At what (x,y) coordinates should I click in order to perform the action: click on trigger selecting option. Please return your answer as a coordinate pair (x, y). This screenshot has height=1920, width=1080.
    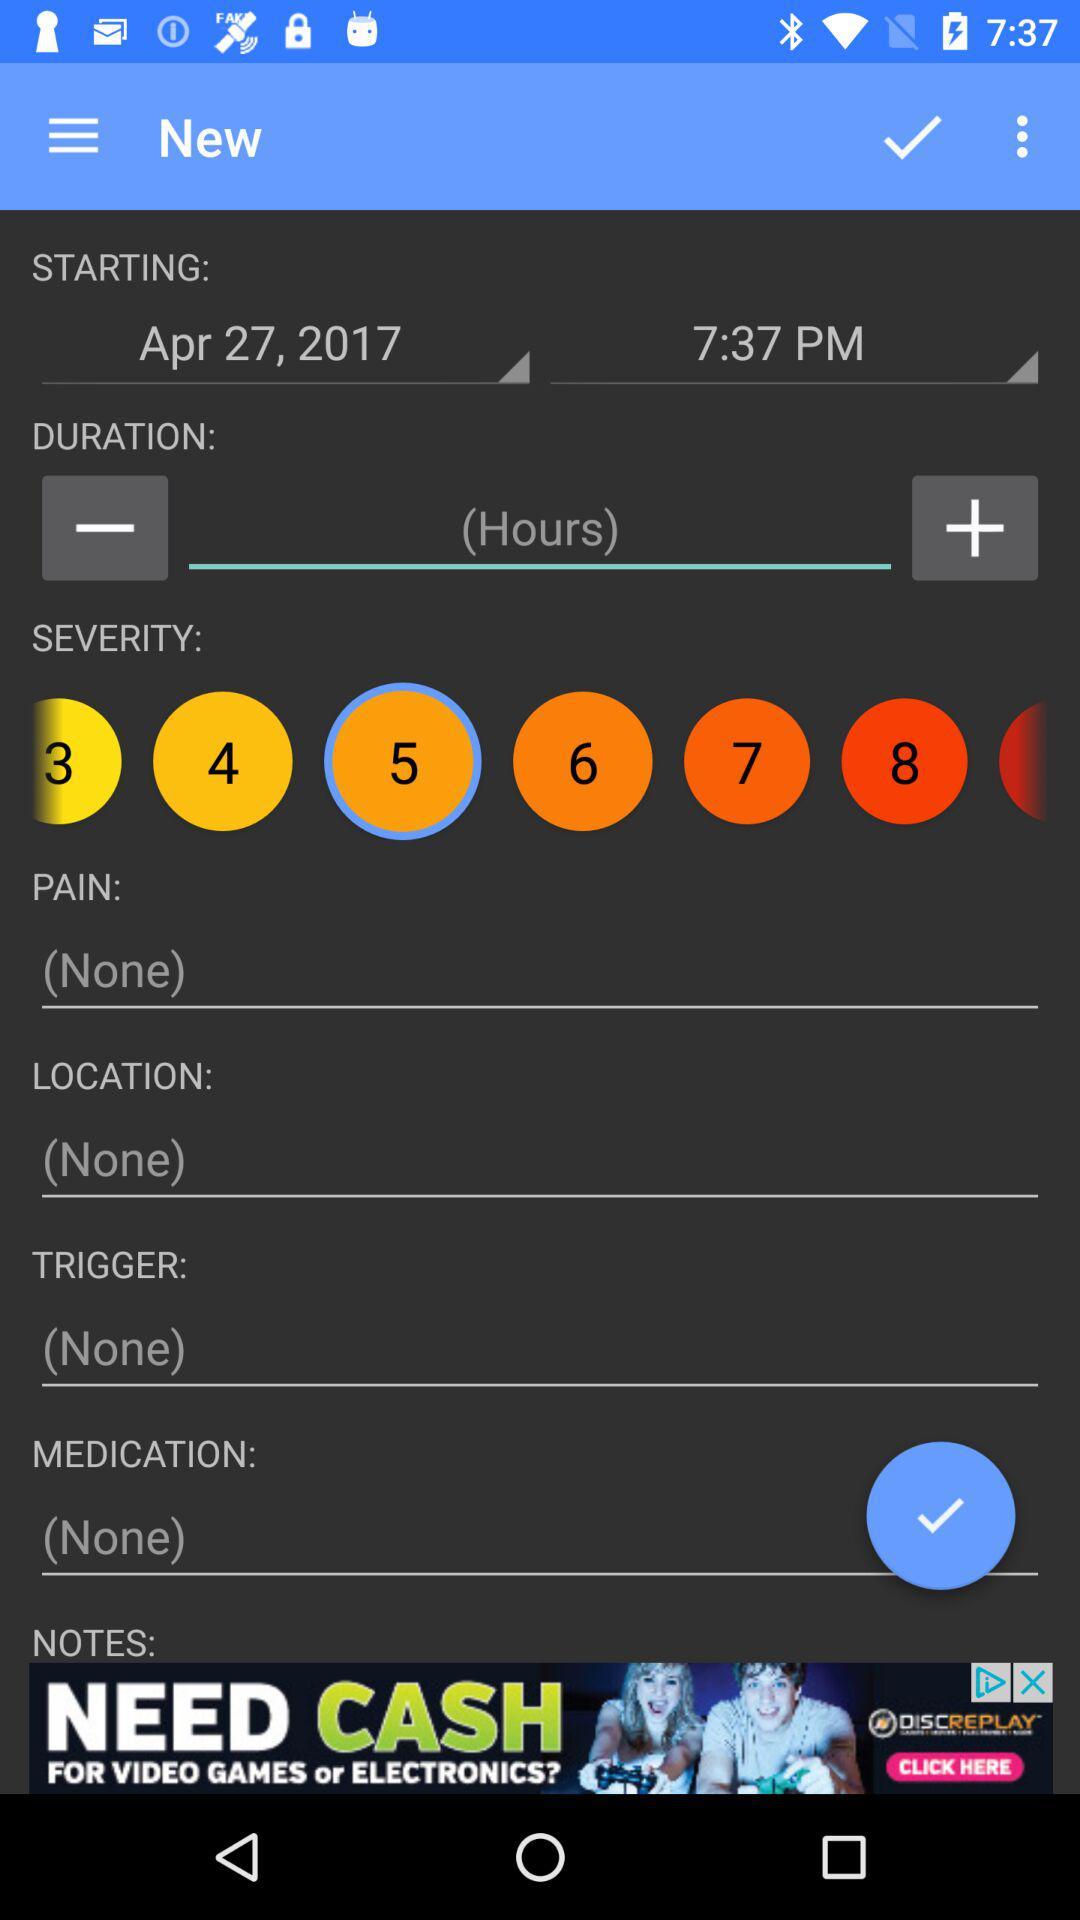
    Looking at the image, I should click on (540, 1347).